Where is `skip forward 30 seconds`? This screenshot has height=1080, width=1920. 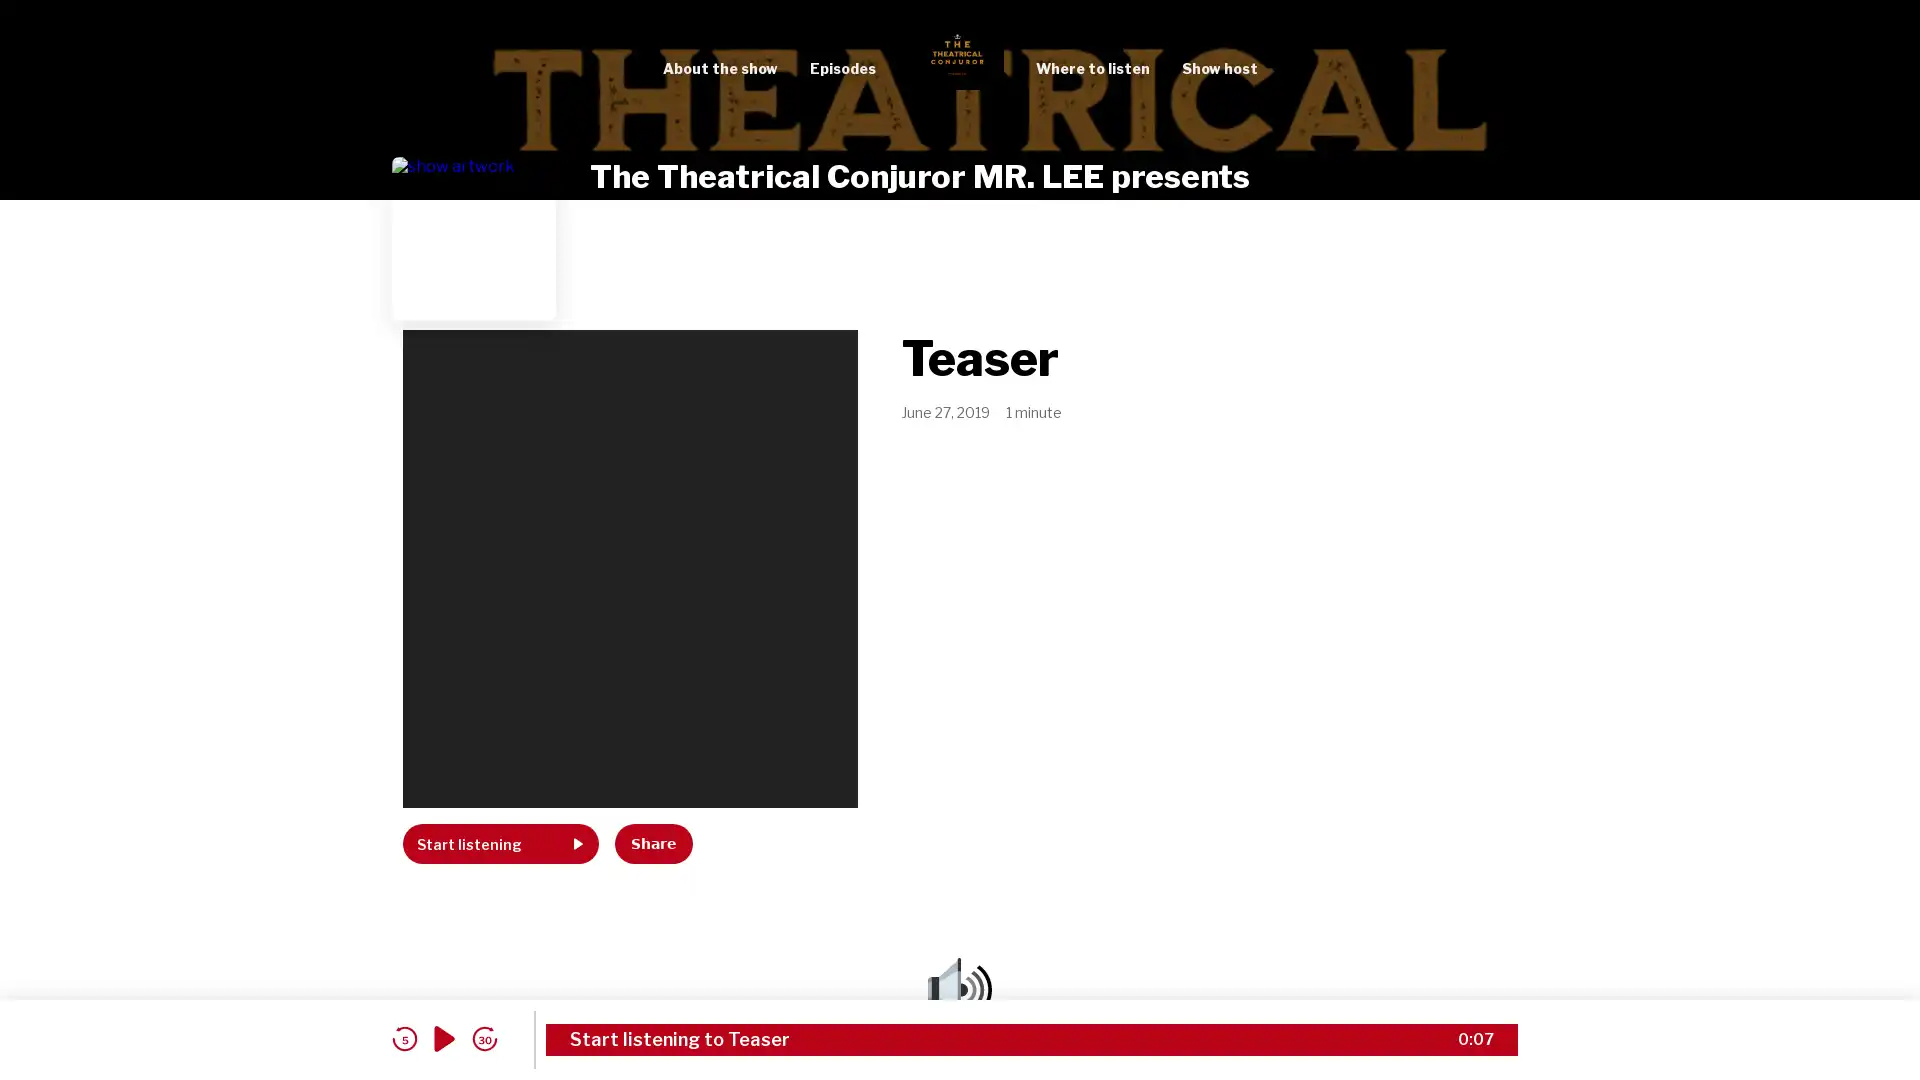 skip forward 30 seconds is located at coordinates (484, 1038).